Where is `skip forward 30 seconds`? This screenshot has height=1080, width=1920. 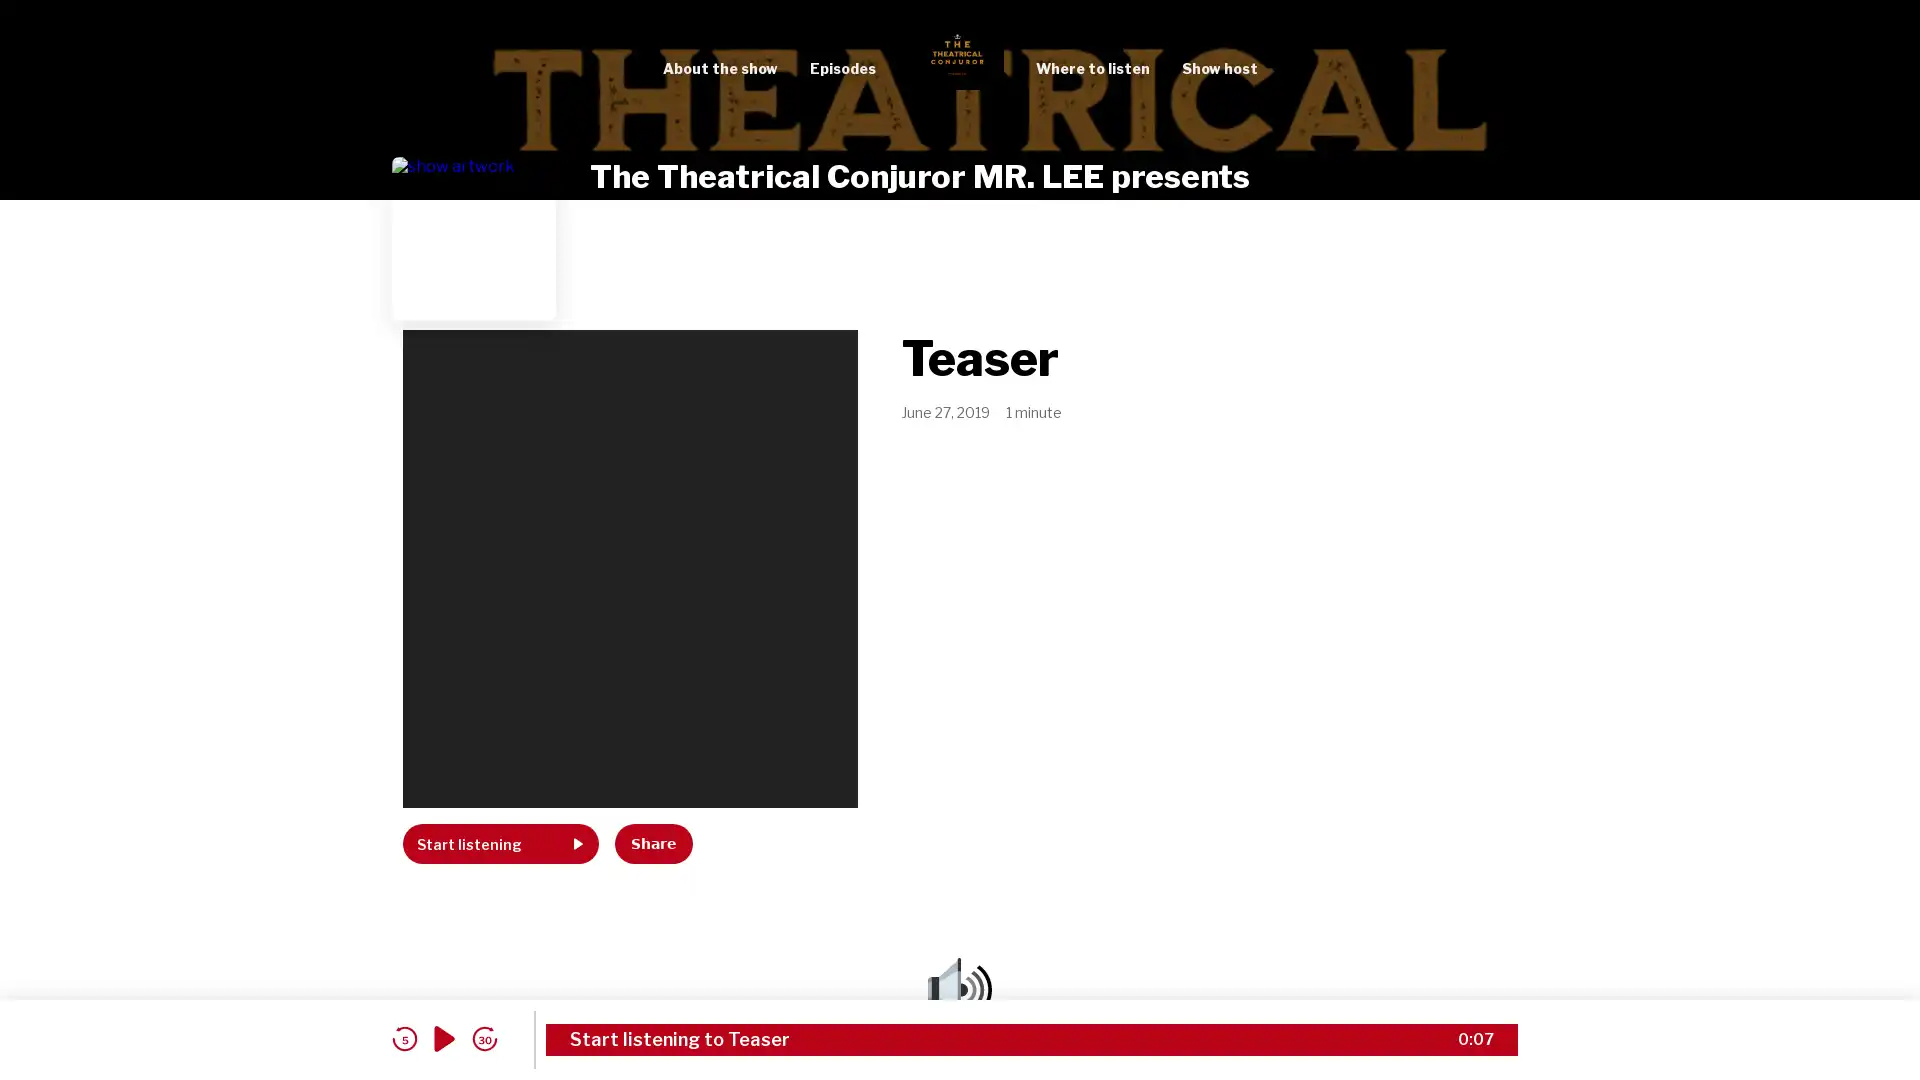 skip forward 30 seconds is located at coordinates (484, 1038).